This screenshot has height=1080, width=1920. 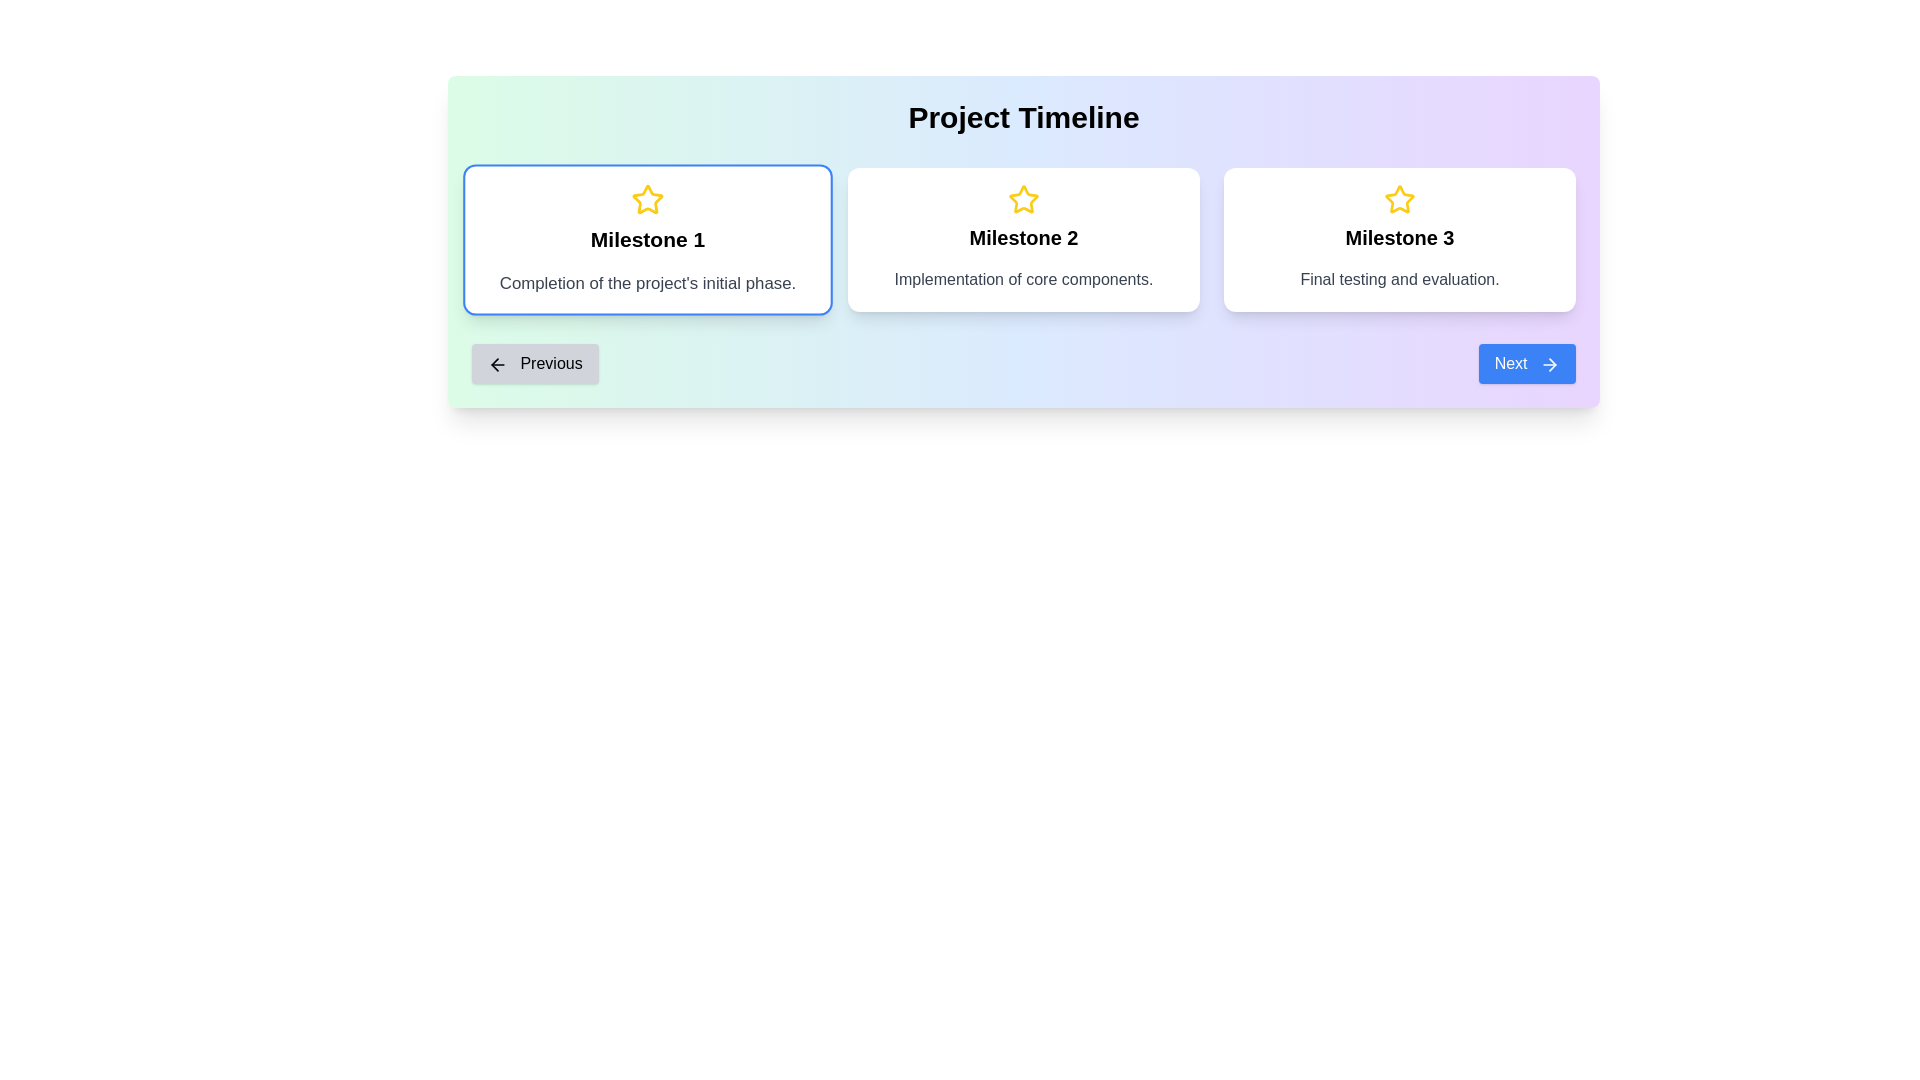 What do you see at coordinates (1399, 280) in the screenshot?
I see `the static text displaying 'Final testing and evaluation.' which is located beneath the 'Milestone 3' title and a yellow star icon within a white card` at bounding box center [1399, 280].